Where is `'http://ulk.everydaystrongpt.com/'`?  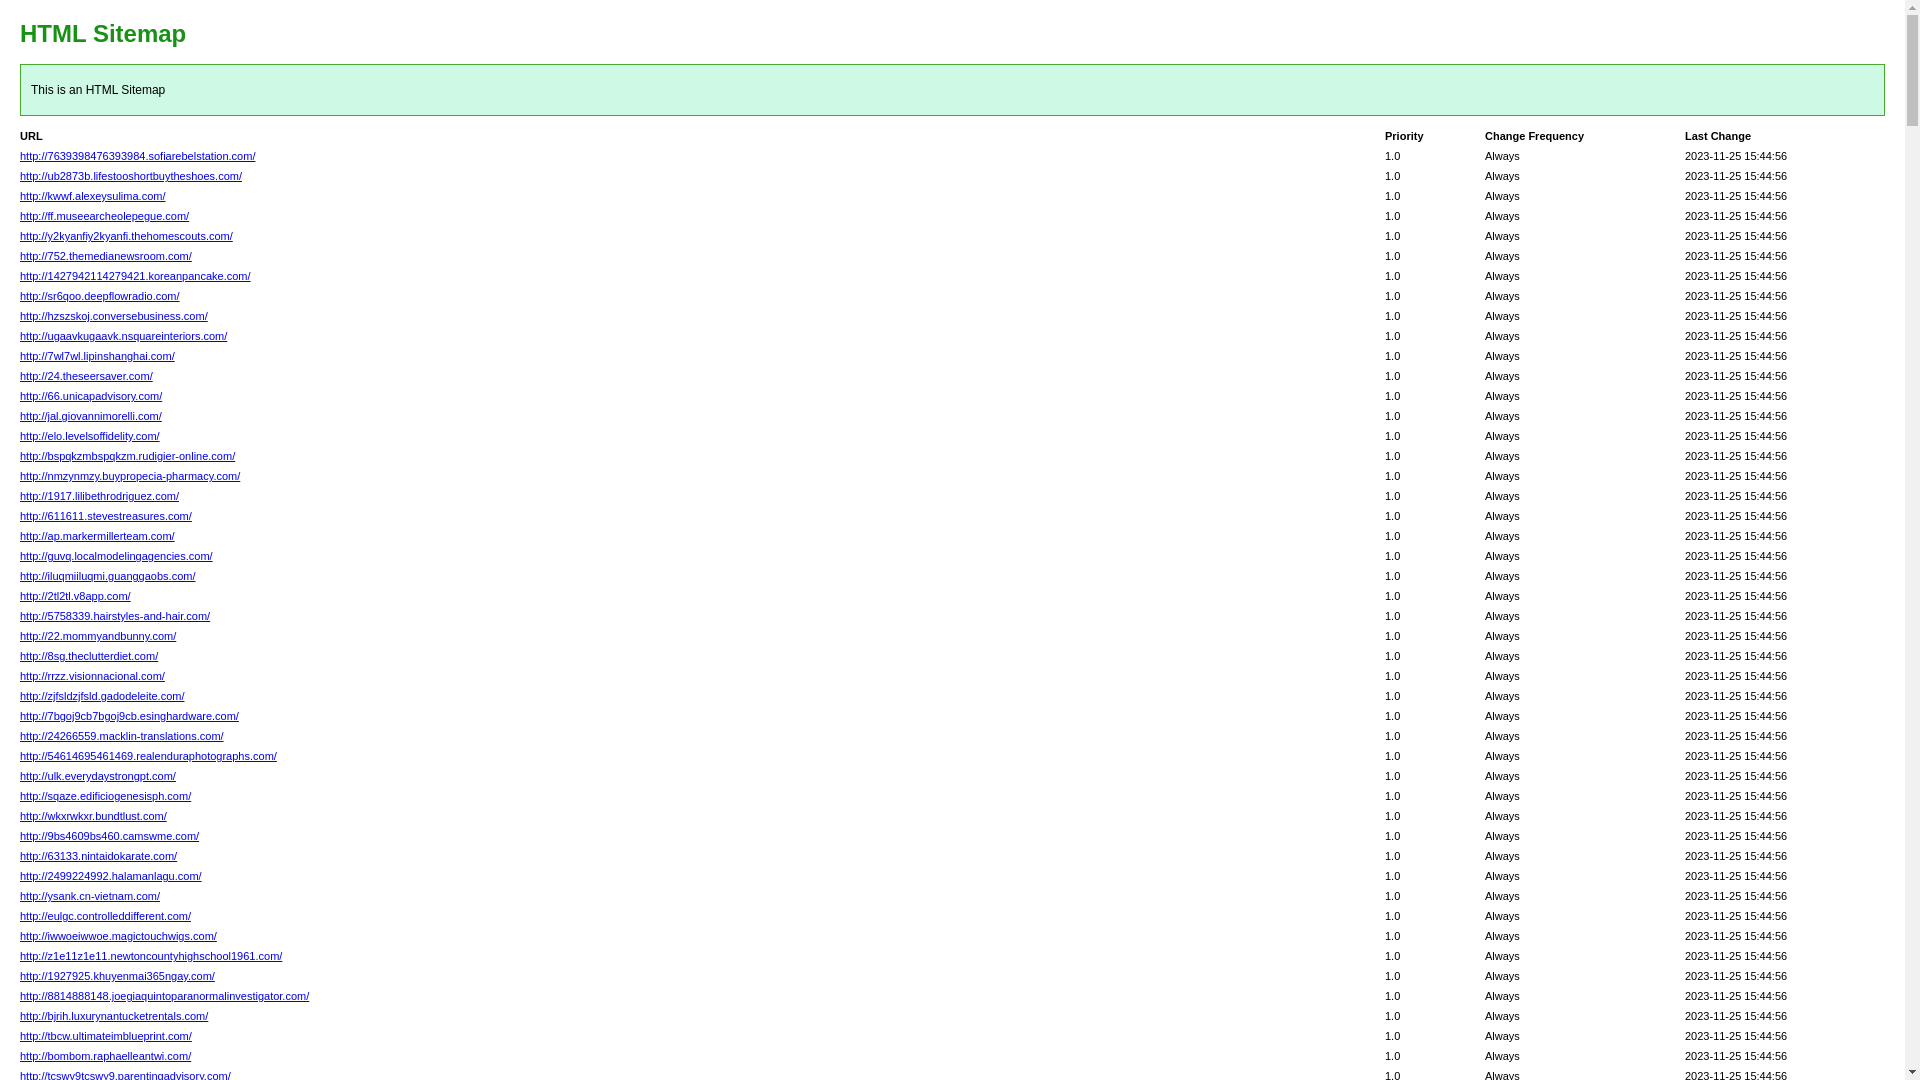
'http://ulk.everydaystrongpt.com/' is located at coordinates (96, 774).